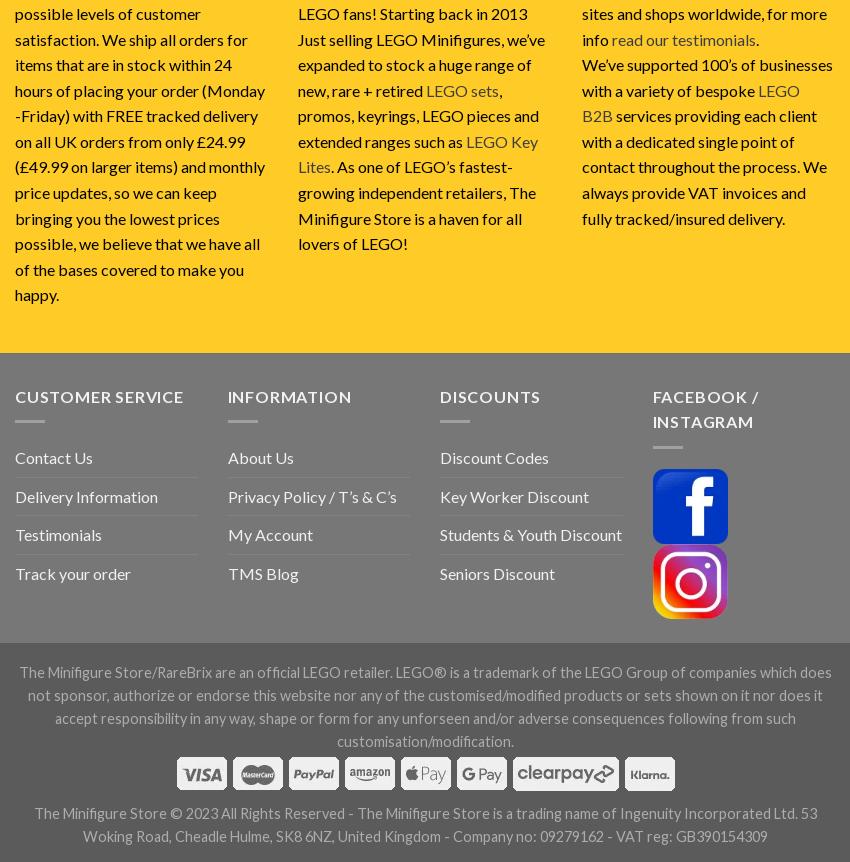  What do you see at coordinates (365, 495) in the screenshot?
I see `'T’s & C’s'` at bounding box center [365, 495].